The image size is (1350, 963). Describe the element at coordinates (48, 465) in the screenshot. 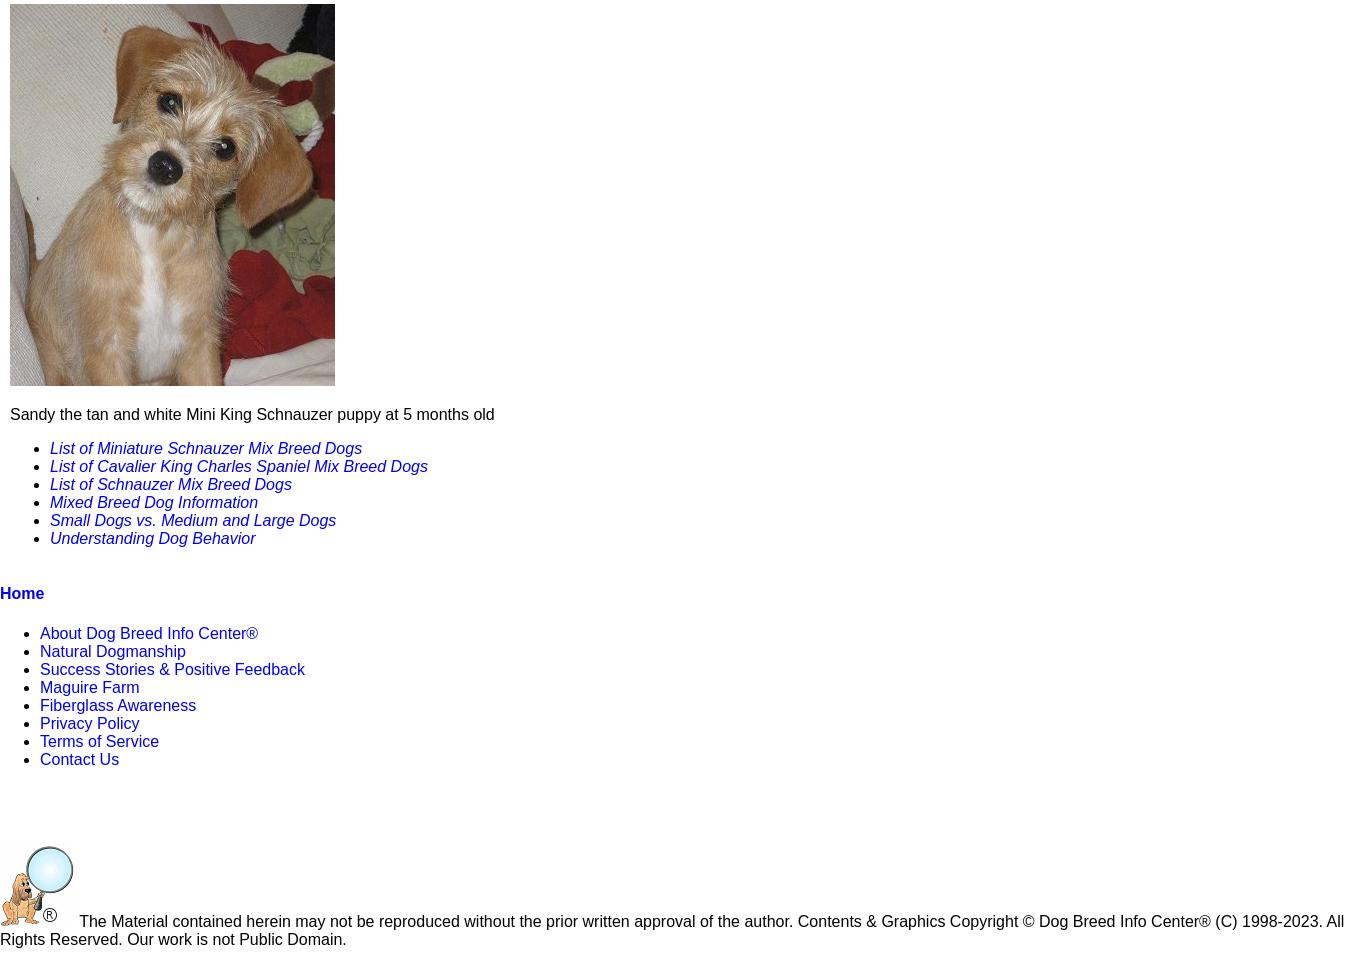

I see `'List of Cavalier King Charles Spaniel Mix Breed Dogs'` at that location.